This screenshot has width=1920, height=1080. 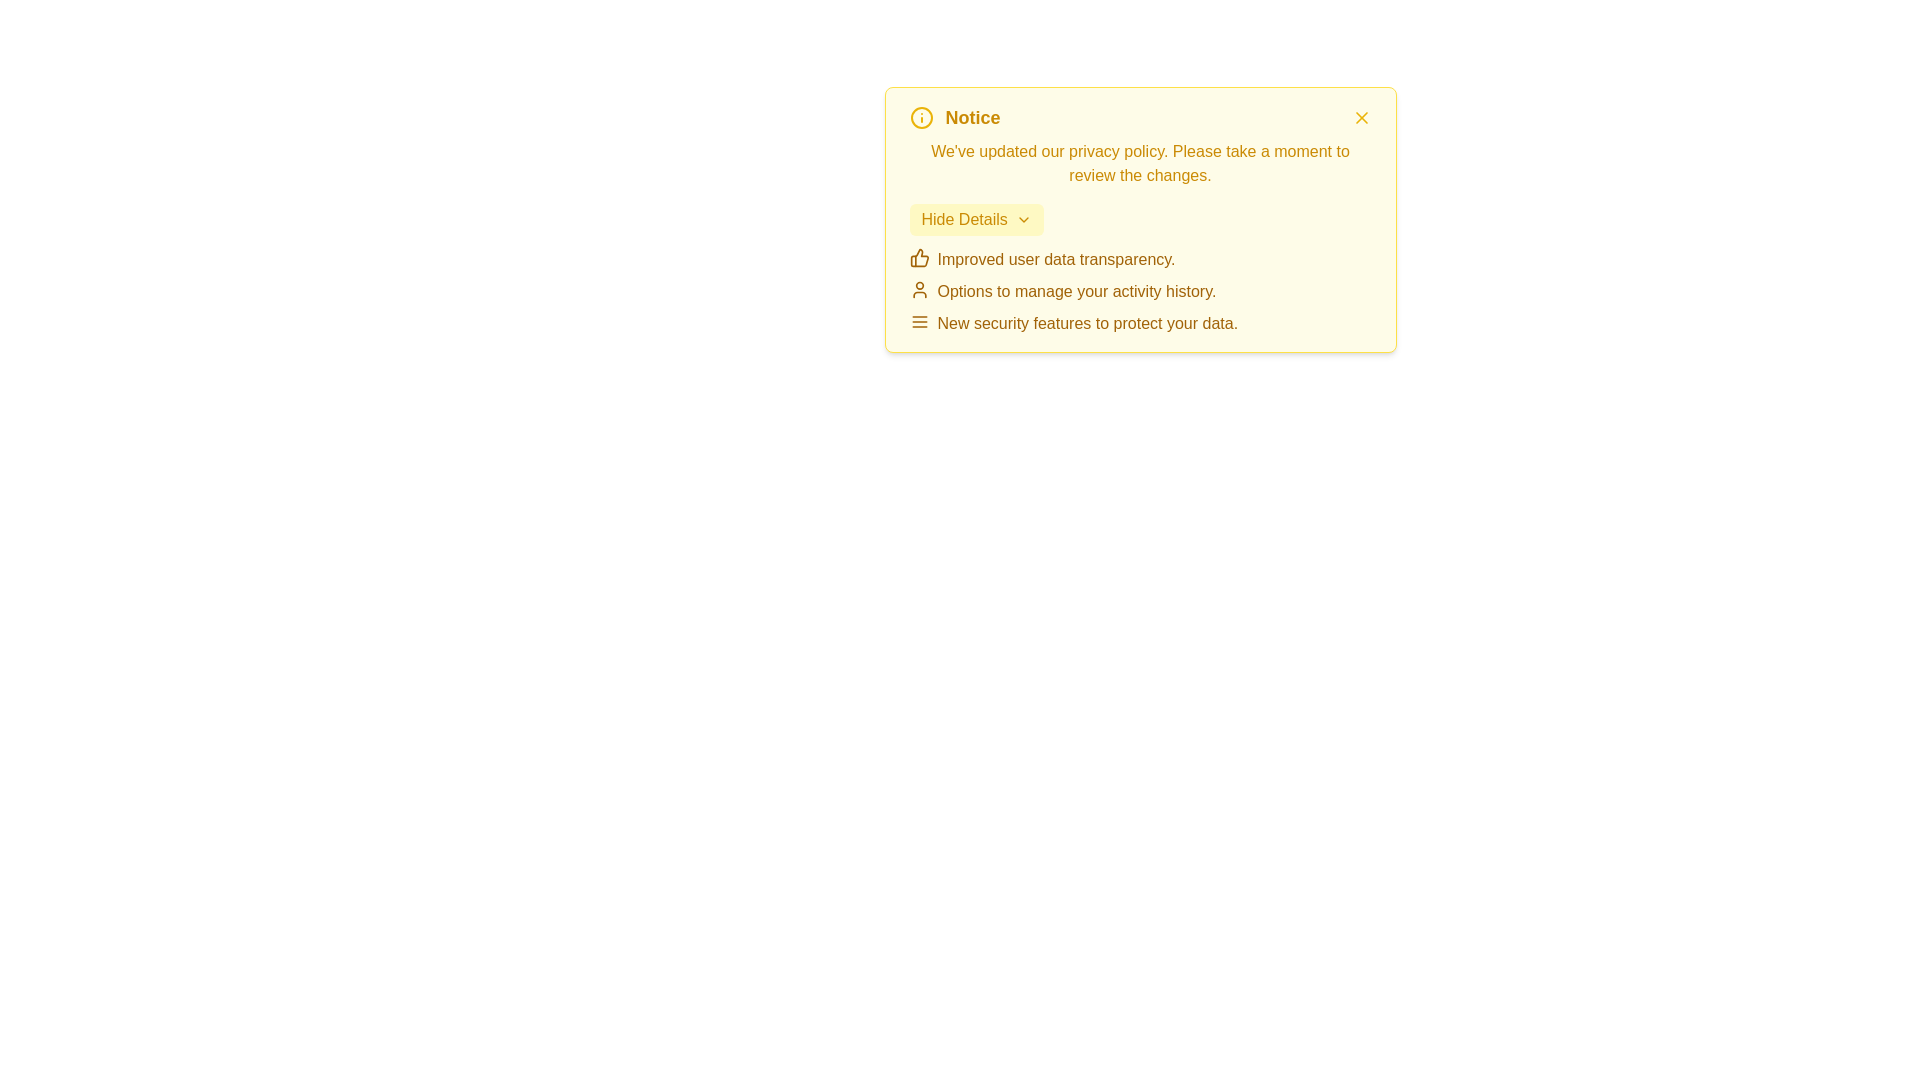 What do you see at coordinates (920, 118) in the screenshot?
I see `the circular icon with a yellow outline and white background, which contains an info symbol, located to the left of the bold yellow text label 'Notice'` at bounding box center [920, 118].